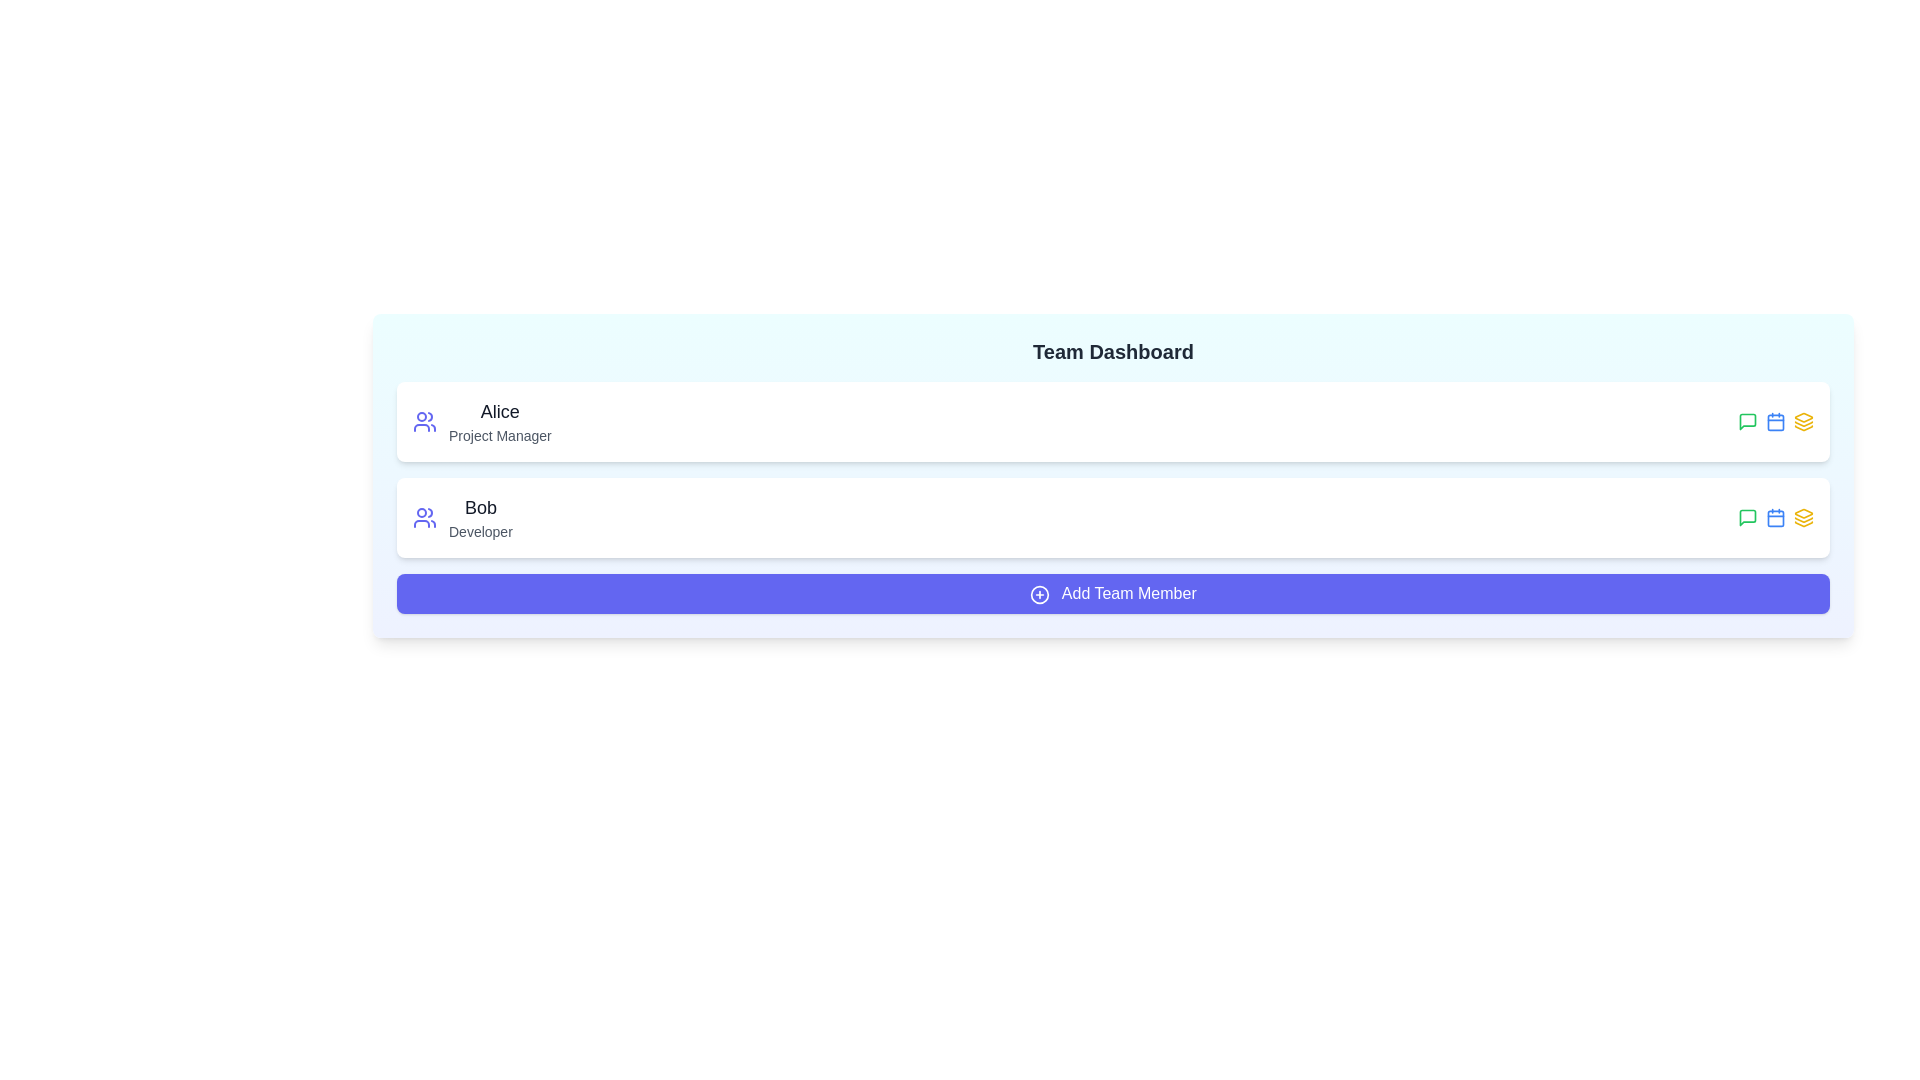 The height and width of the screenshot is (1080, 1920). Describe the element at coordinates (424, 420) in the screenshot. I see `the indigo SVG icon representing a group of users located to the left of the text 'Alice' and 'Project Manager'` at that location.